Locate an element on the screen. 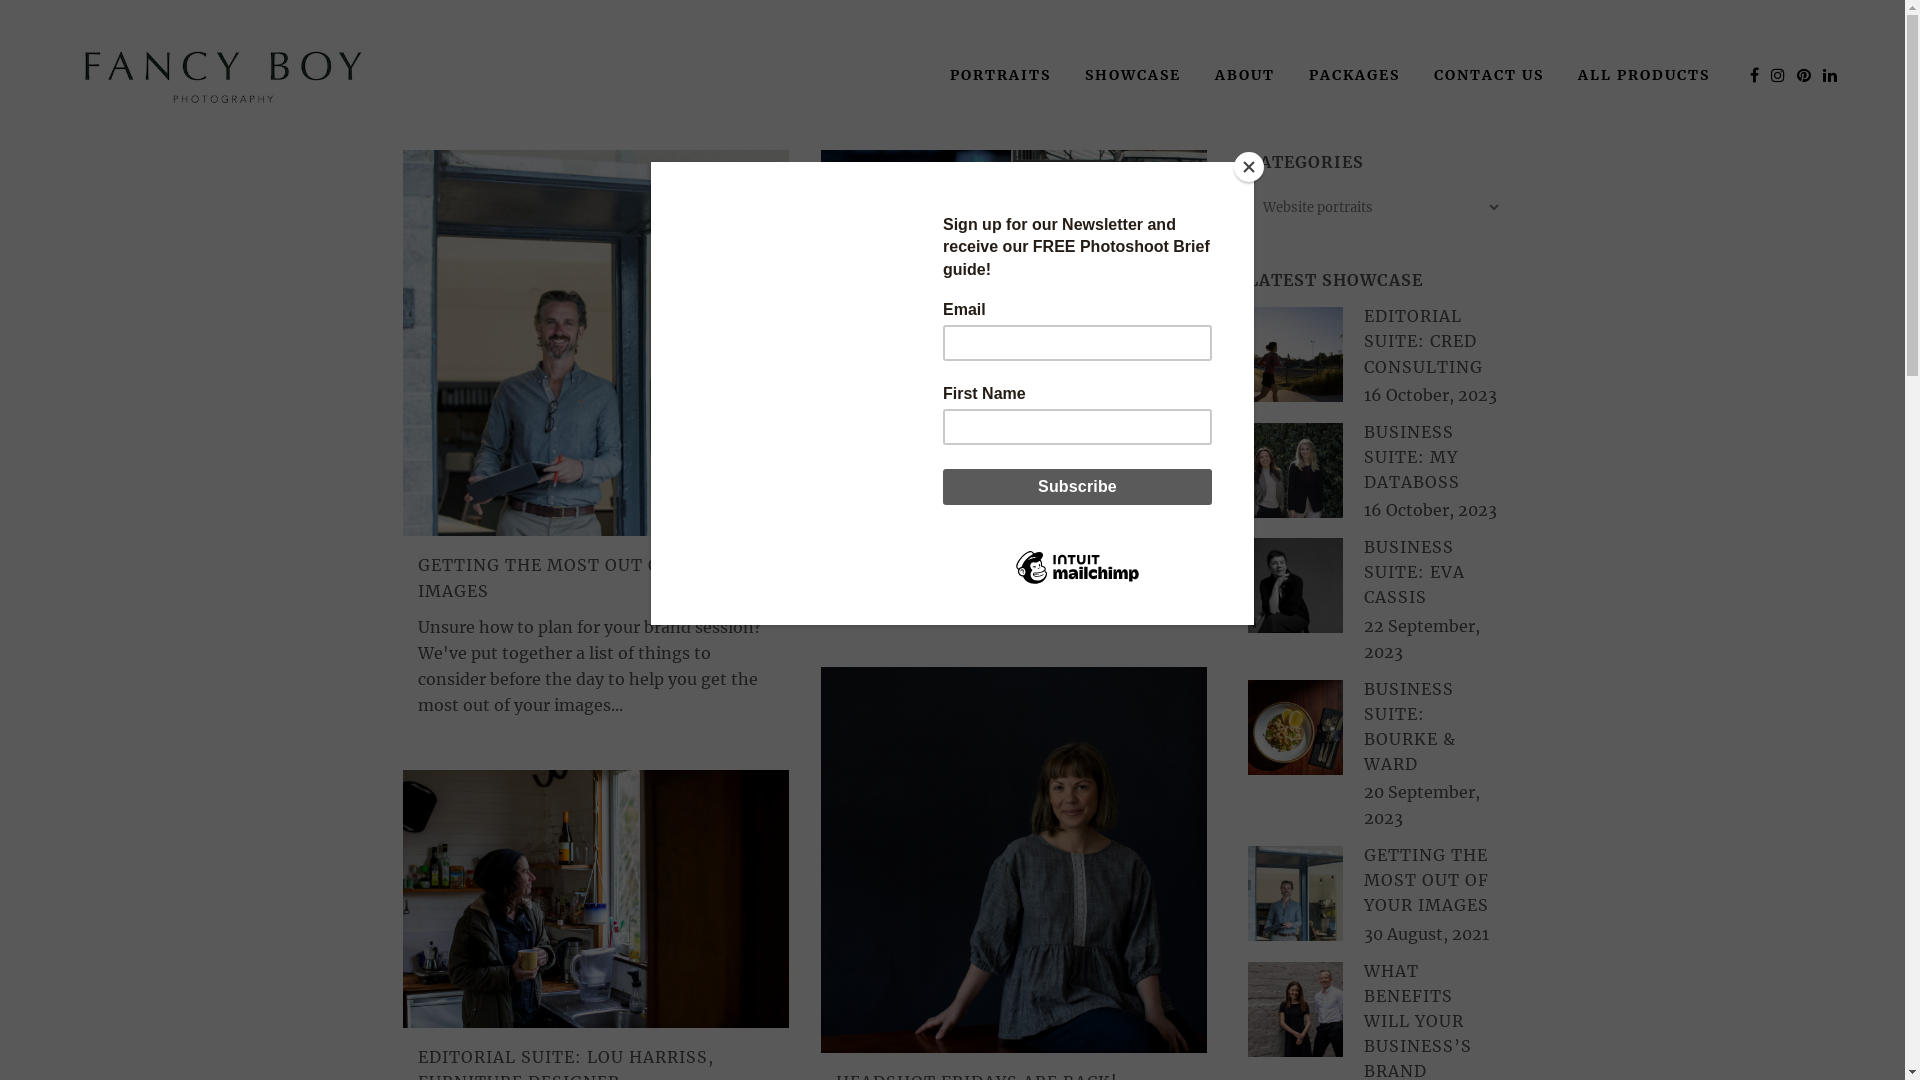  'PORTRAITS' is located at coordinates (1000, 73).